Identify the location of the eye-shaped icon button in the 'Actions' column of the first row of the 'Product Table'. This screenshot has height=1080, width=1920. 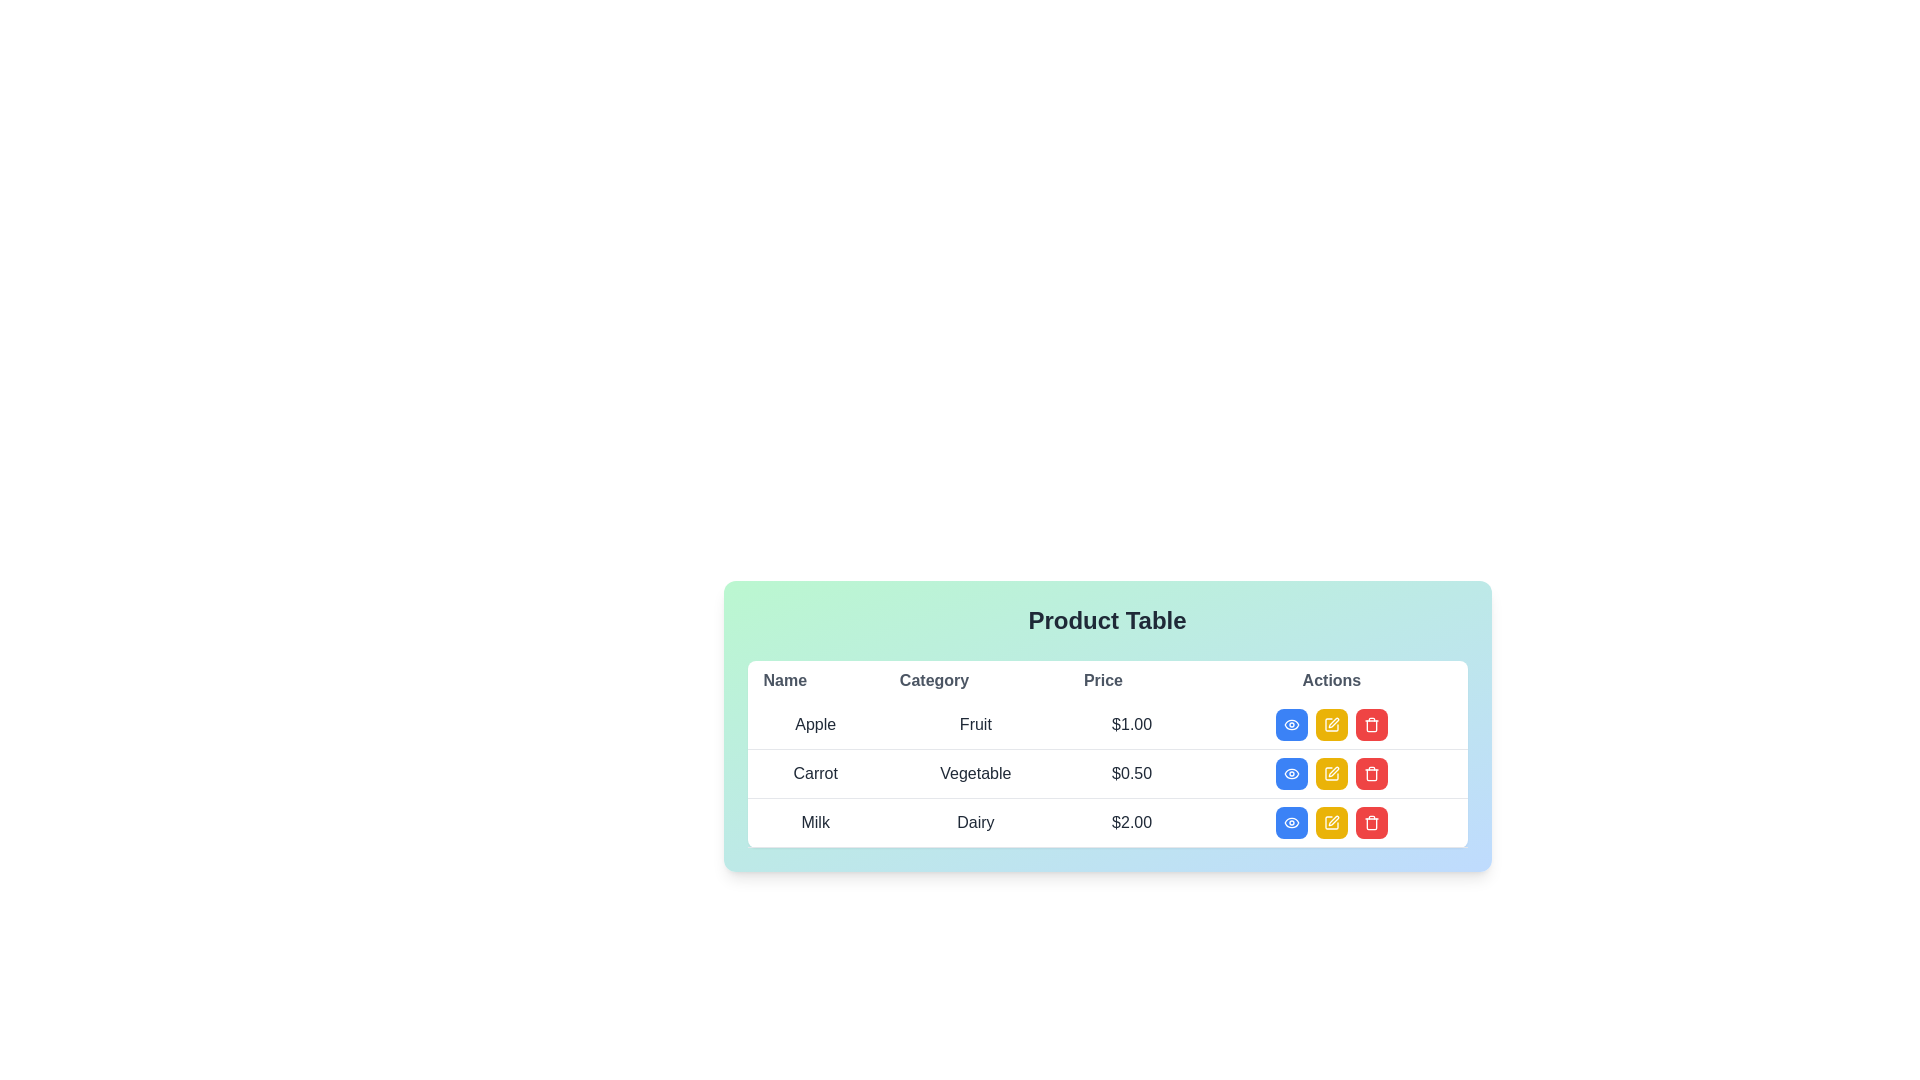
(1291, 725).